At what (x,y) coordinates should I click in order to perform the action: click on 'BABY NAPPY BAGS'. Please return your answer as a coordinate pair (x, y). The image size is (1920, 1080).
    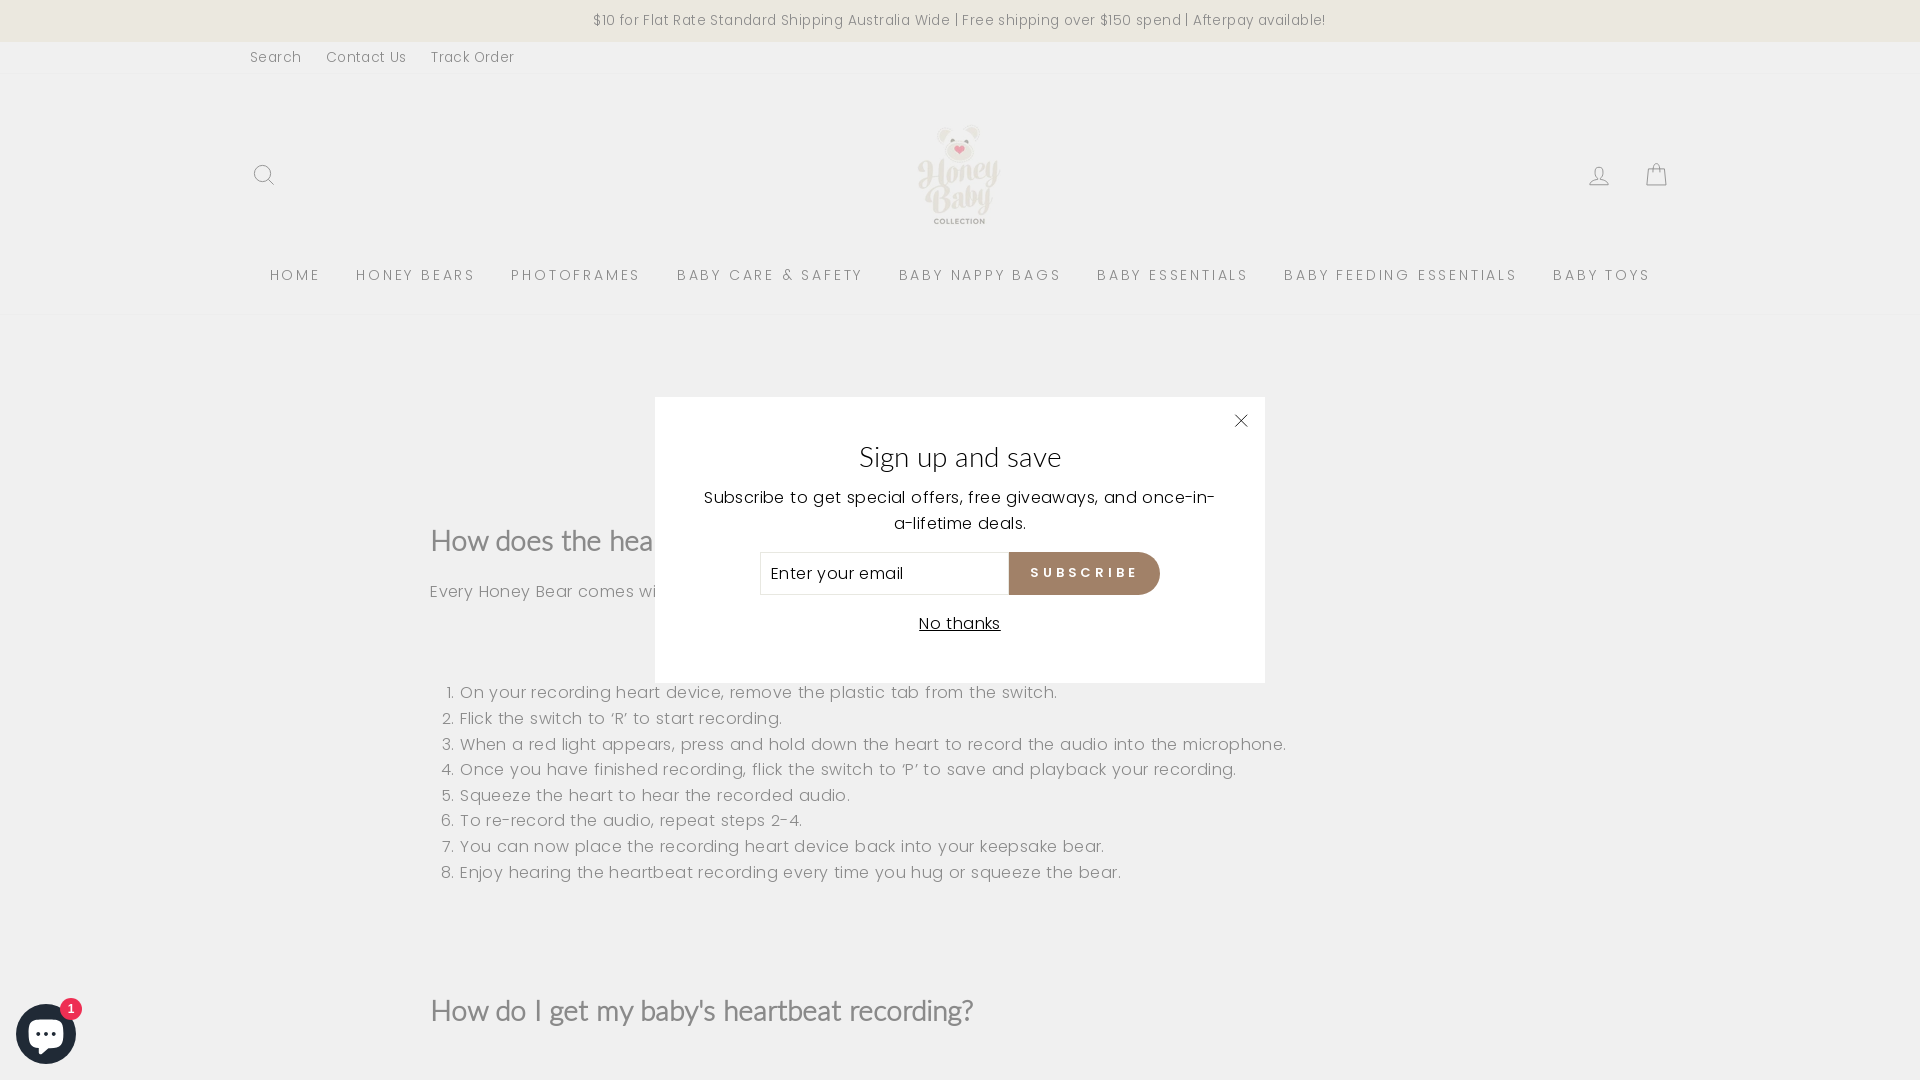
    Looking at the image, I should click on (882, 274).